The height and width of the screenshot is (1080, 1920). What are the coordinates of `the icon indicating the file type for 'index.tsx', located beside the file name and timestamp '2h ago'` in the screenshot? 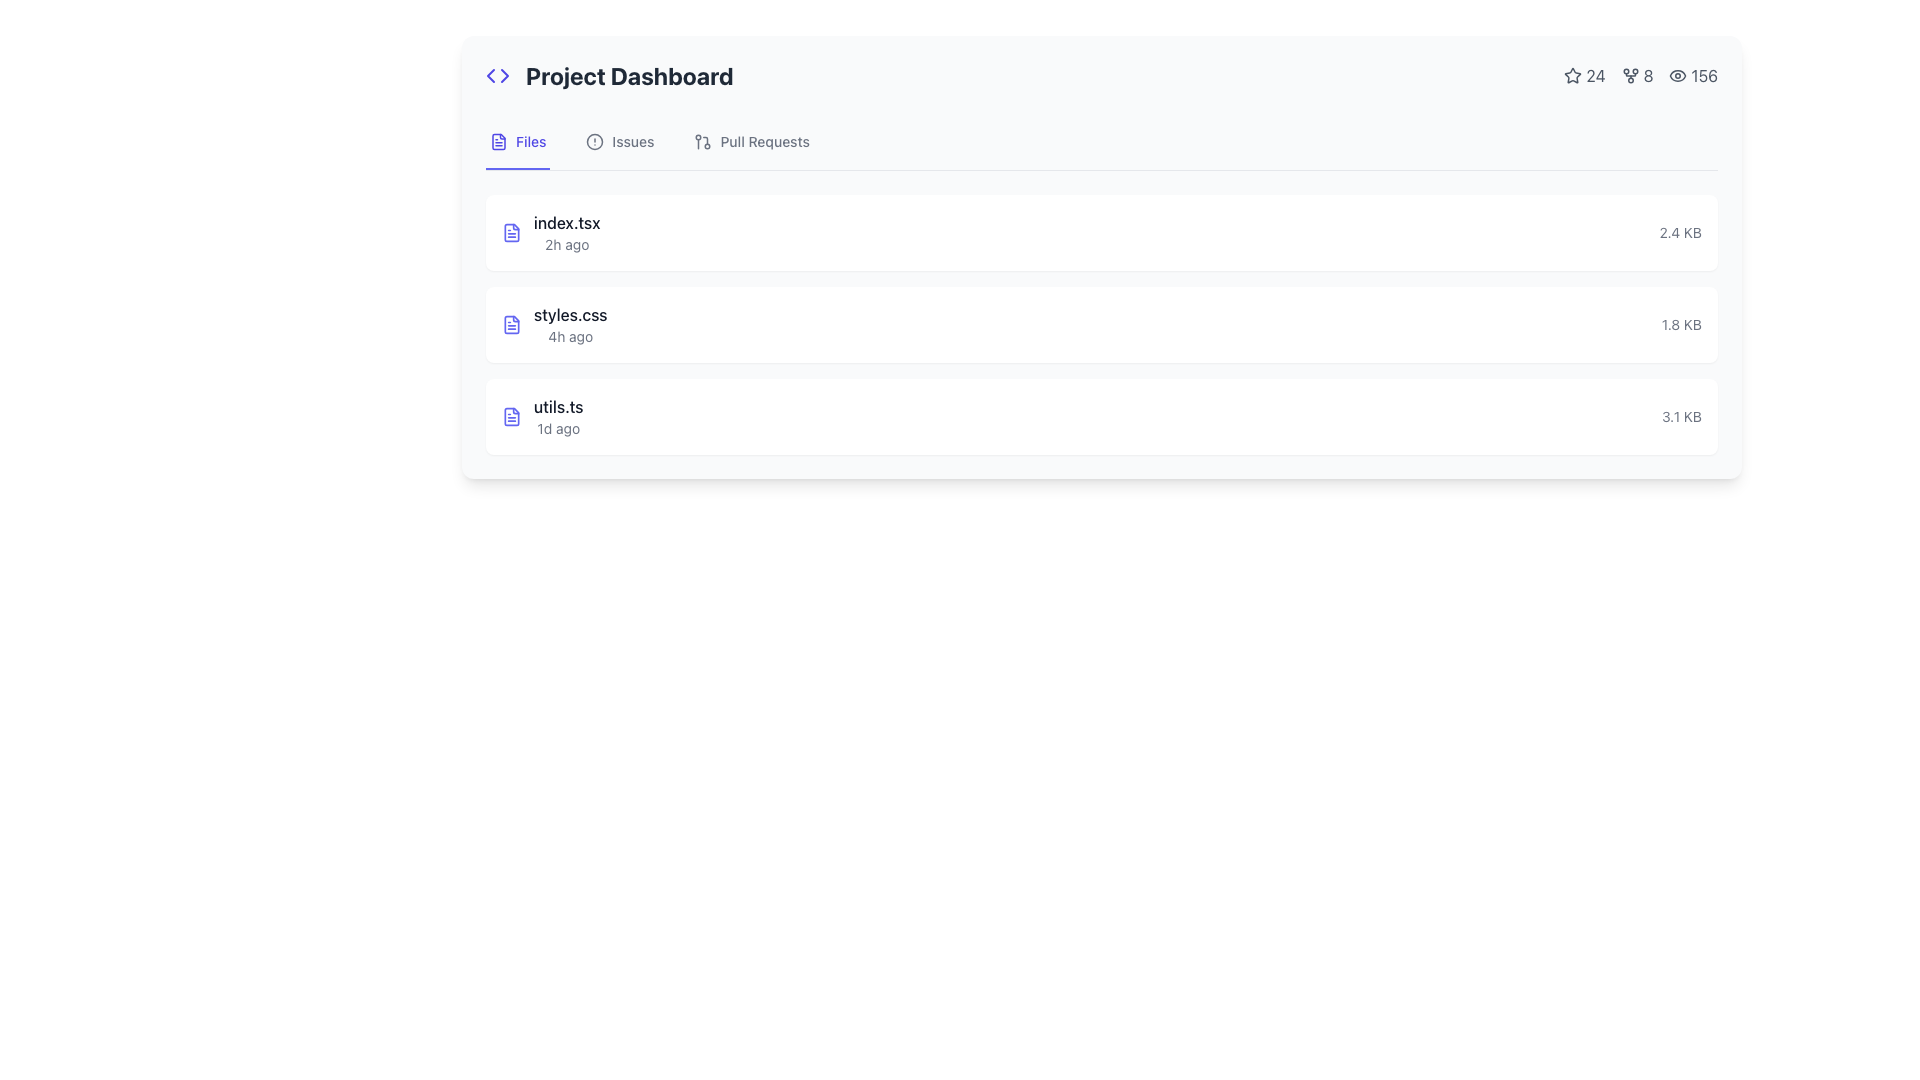 It's located at (512, 231).